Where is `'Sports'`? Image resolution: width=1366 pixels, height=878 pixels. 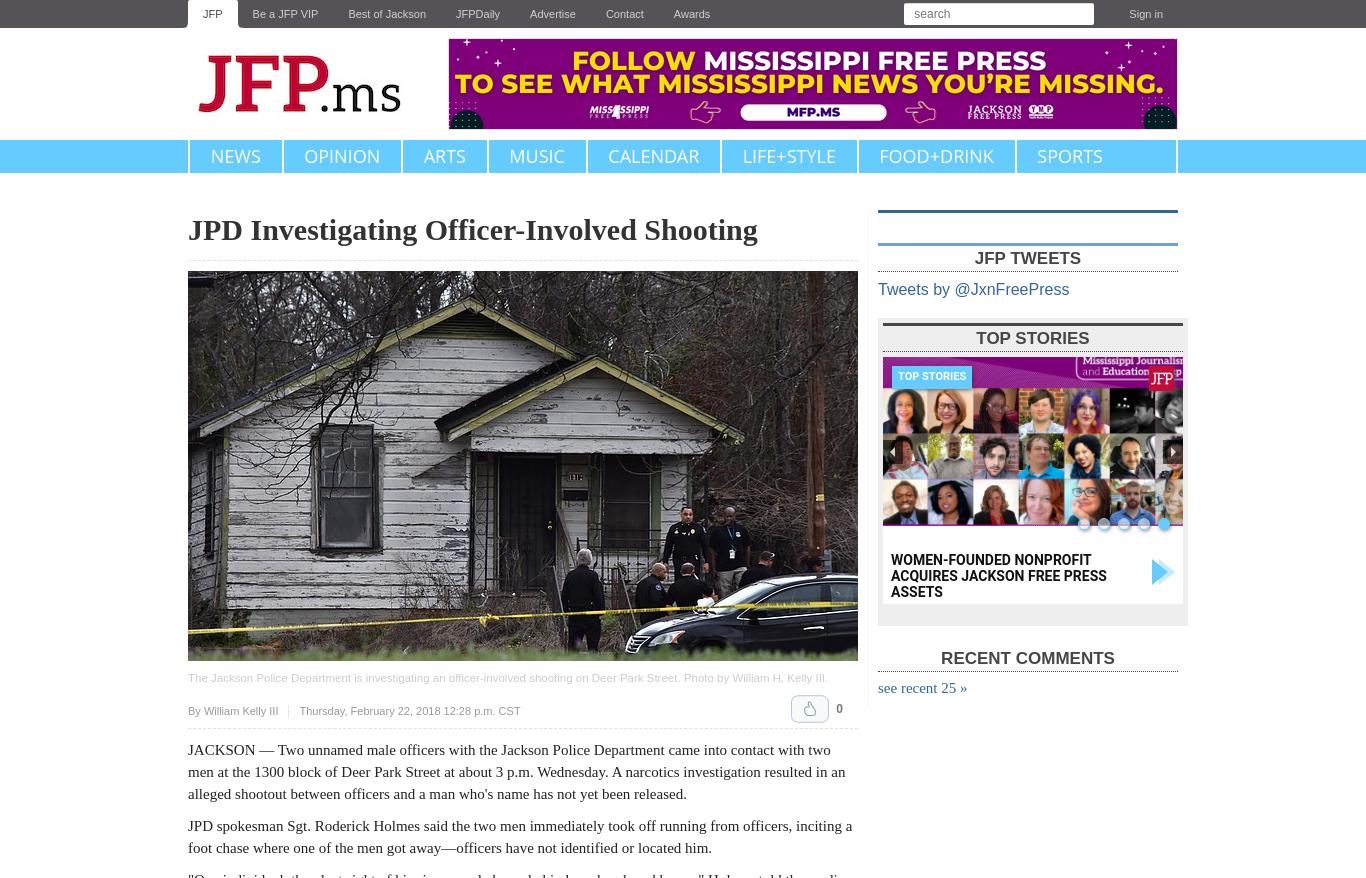 'Sports' is located at coordinates (1068, 156).